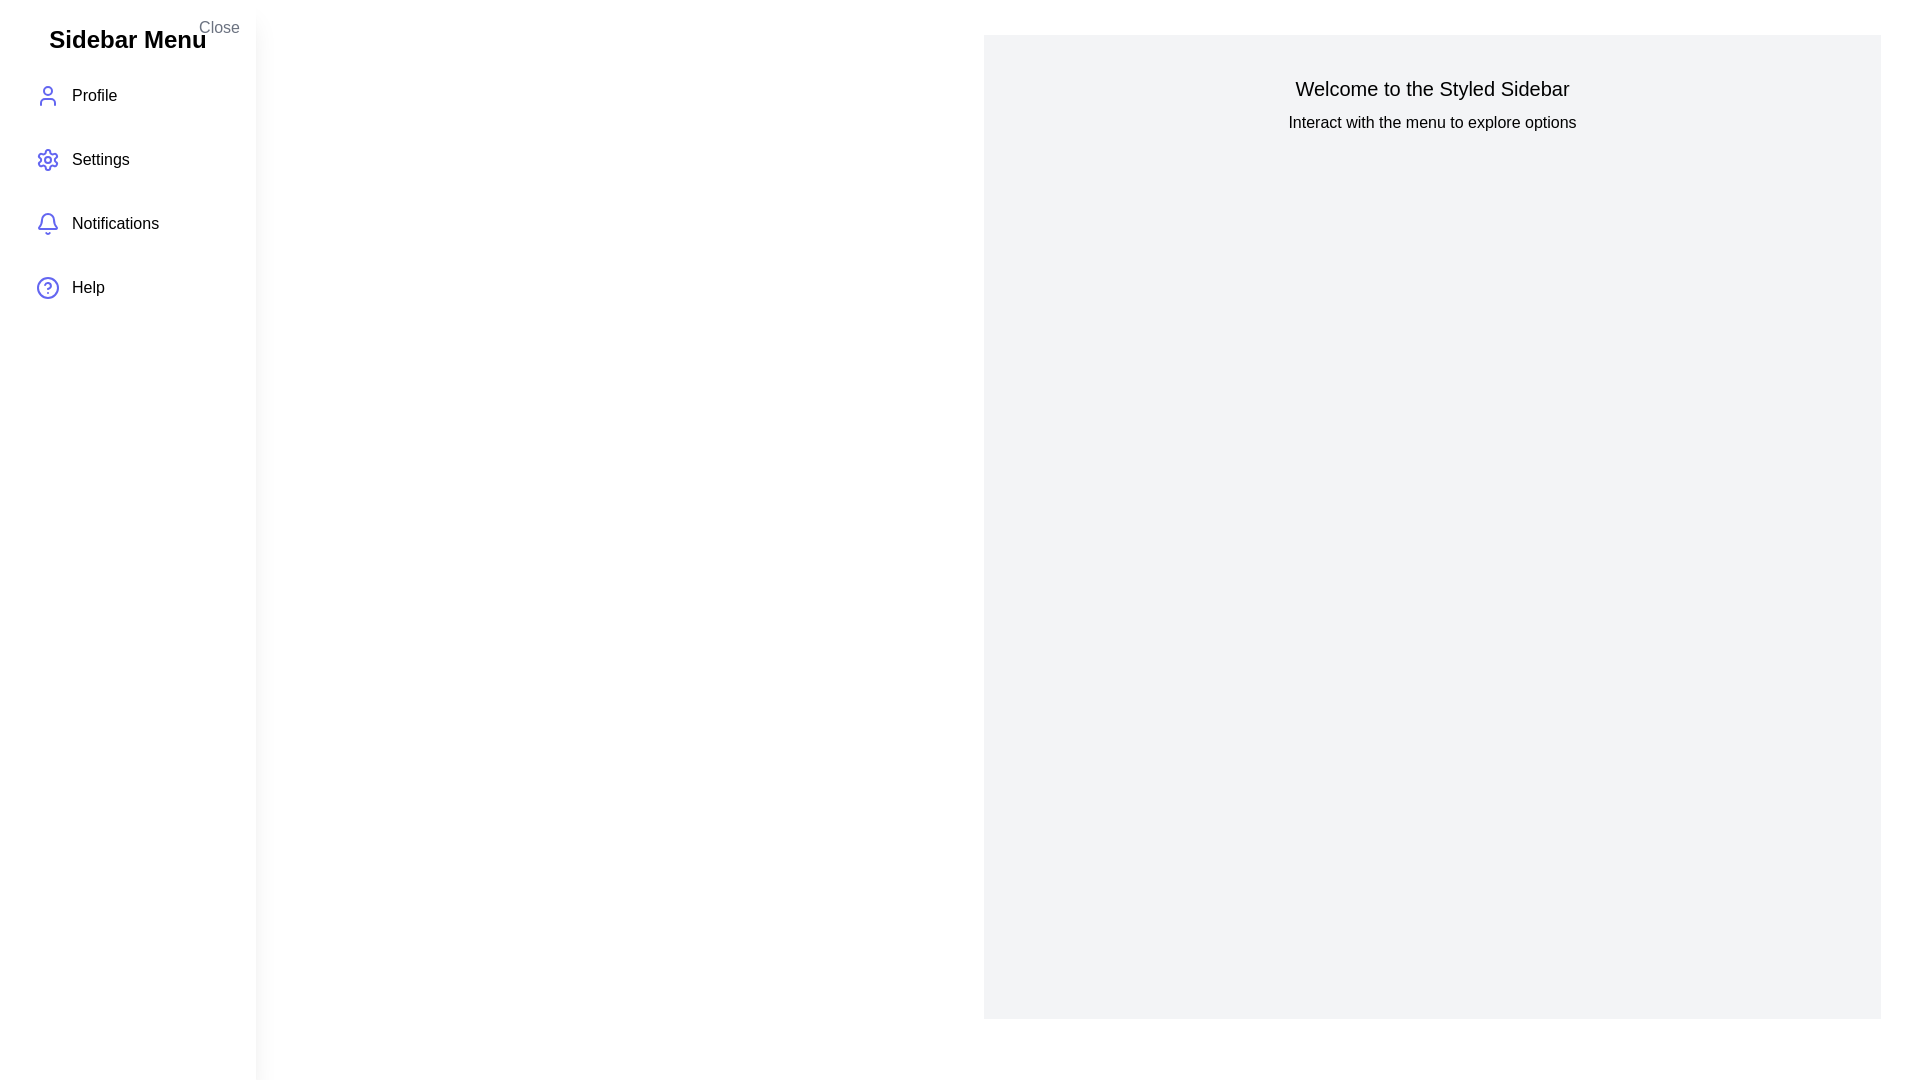  I want to click on the menu item Profile from the sidebar, so click(127, 96).